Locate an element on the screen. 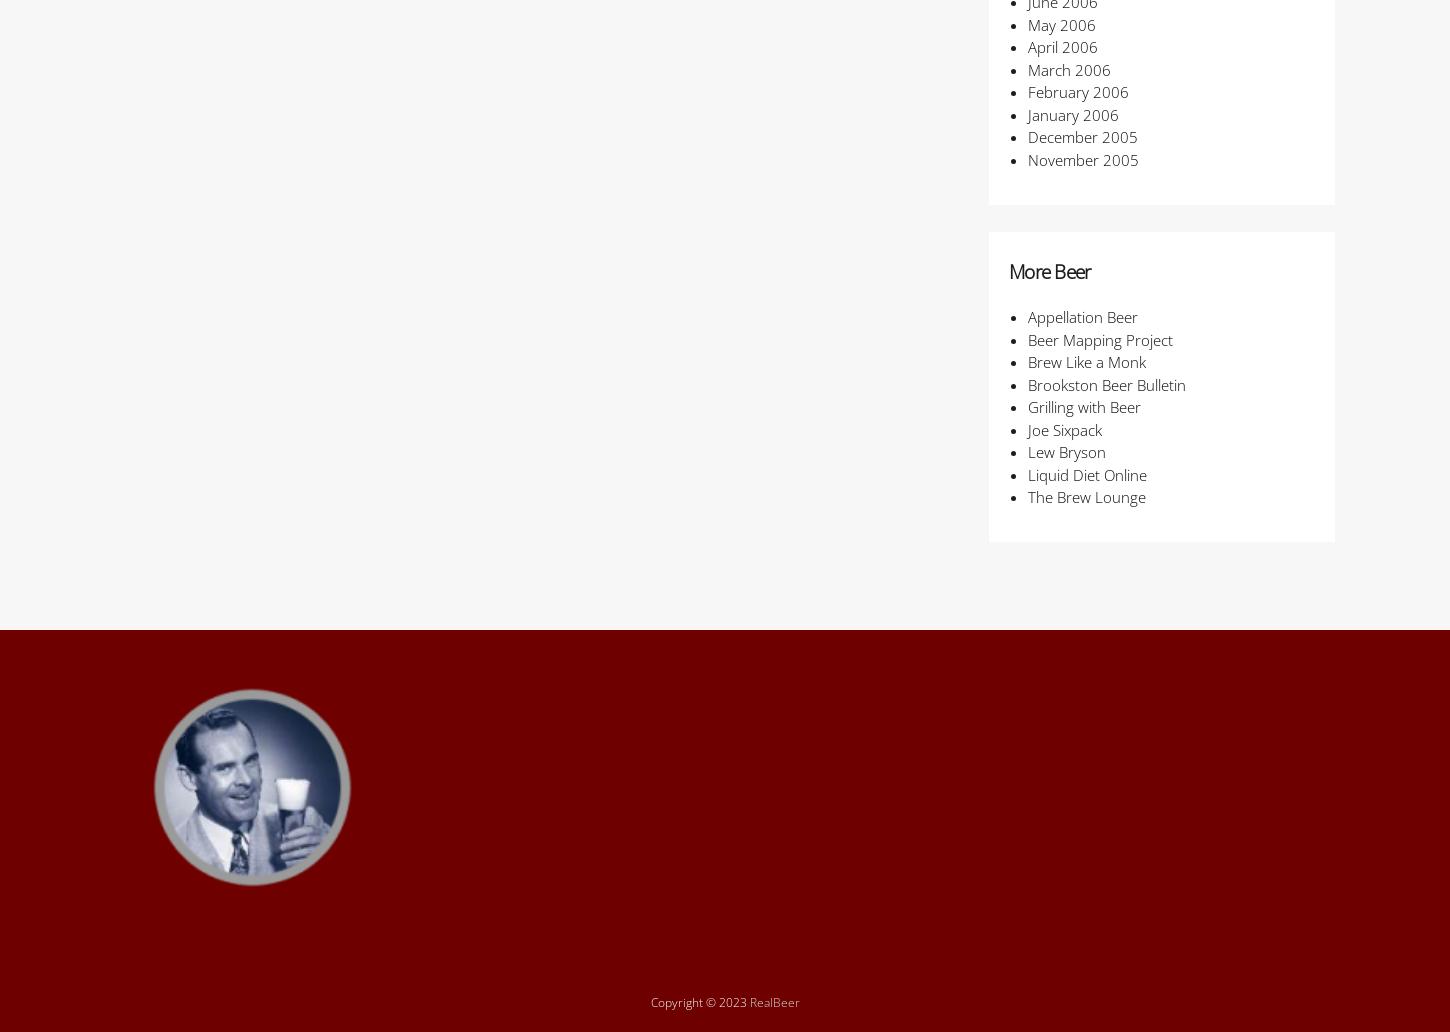 This screenshot has width=1450, height=1032. 'Grilling with Beer' is located at coordinates (1083, 406).